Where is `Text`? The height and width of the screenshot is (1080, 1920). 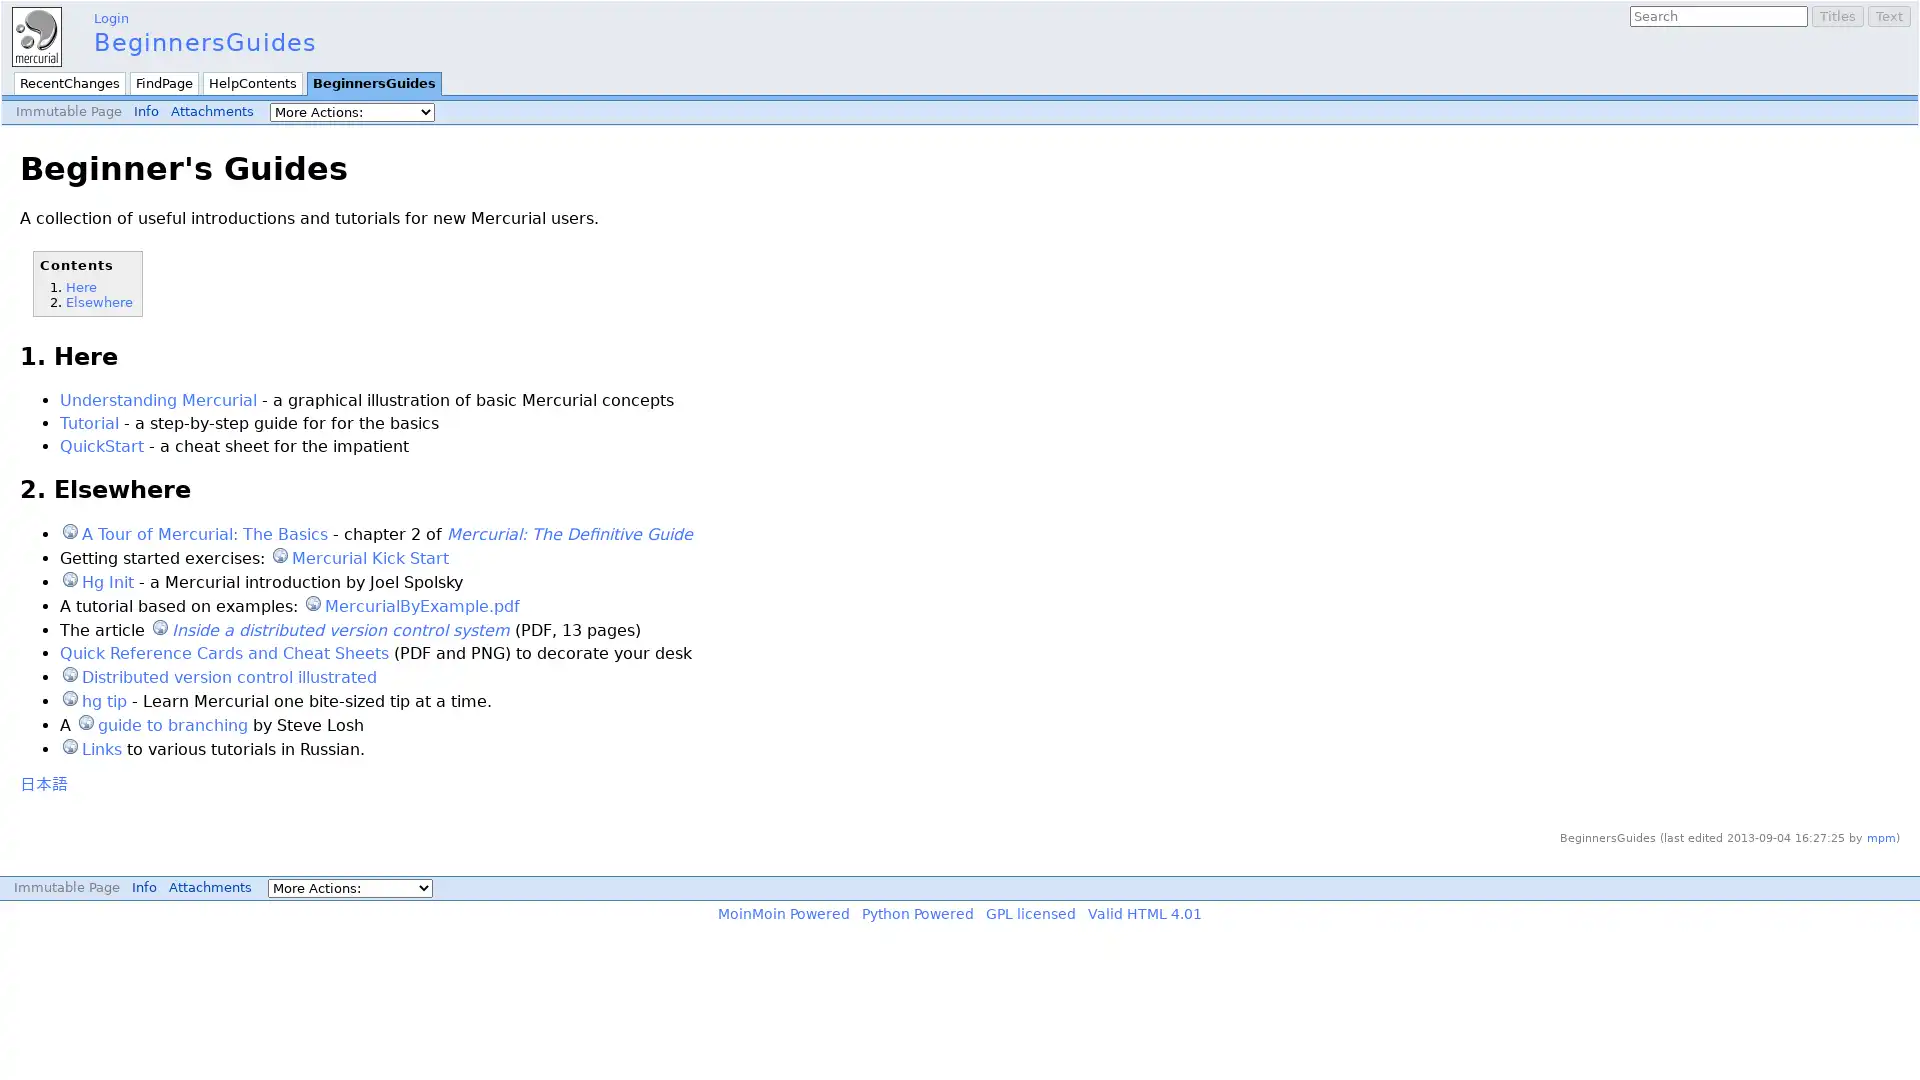 Text is located at coordinates (1888, 16).